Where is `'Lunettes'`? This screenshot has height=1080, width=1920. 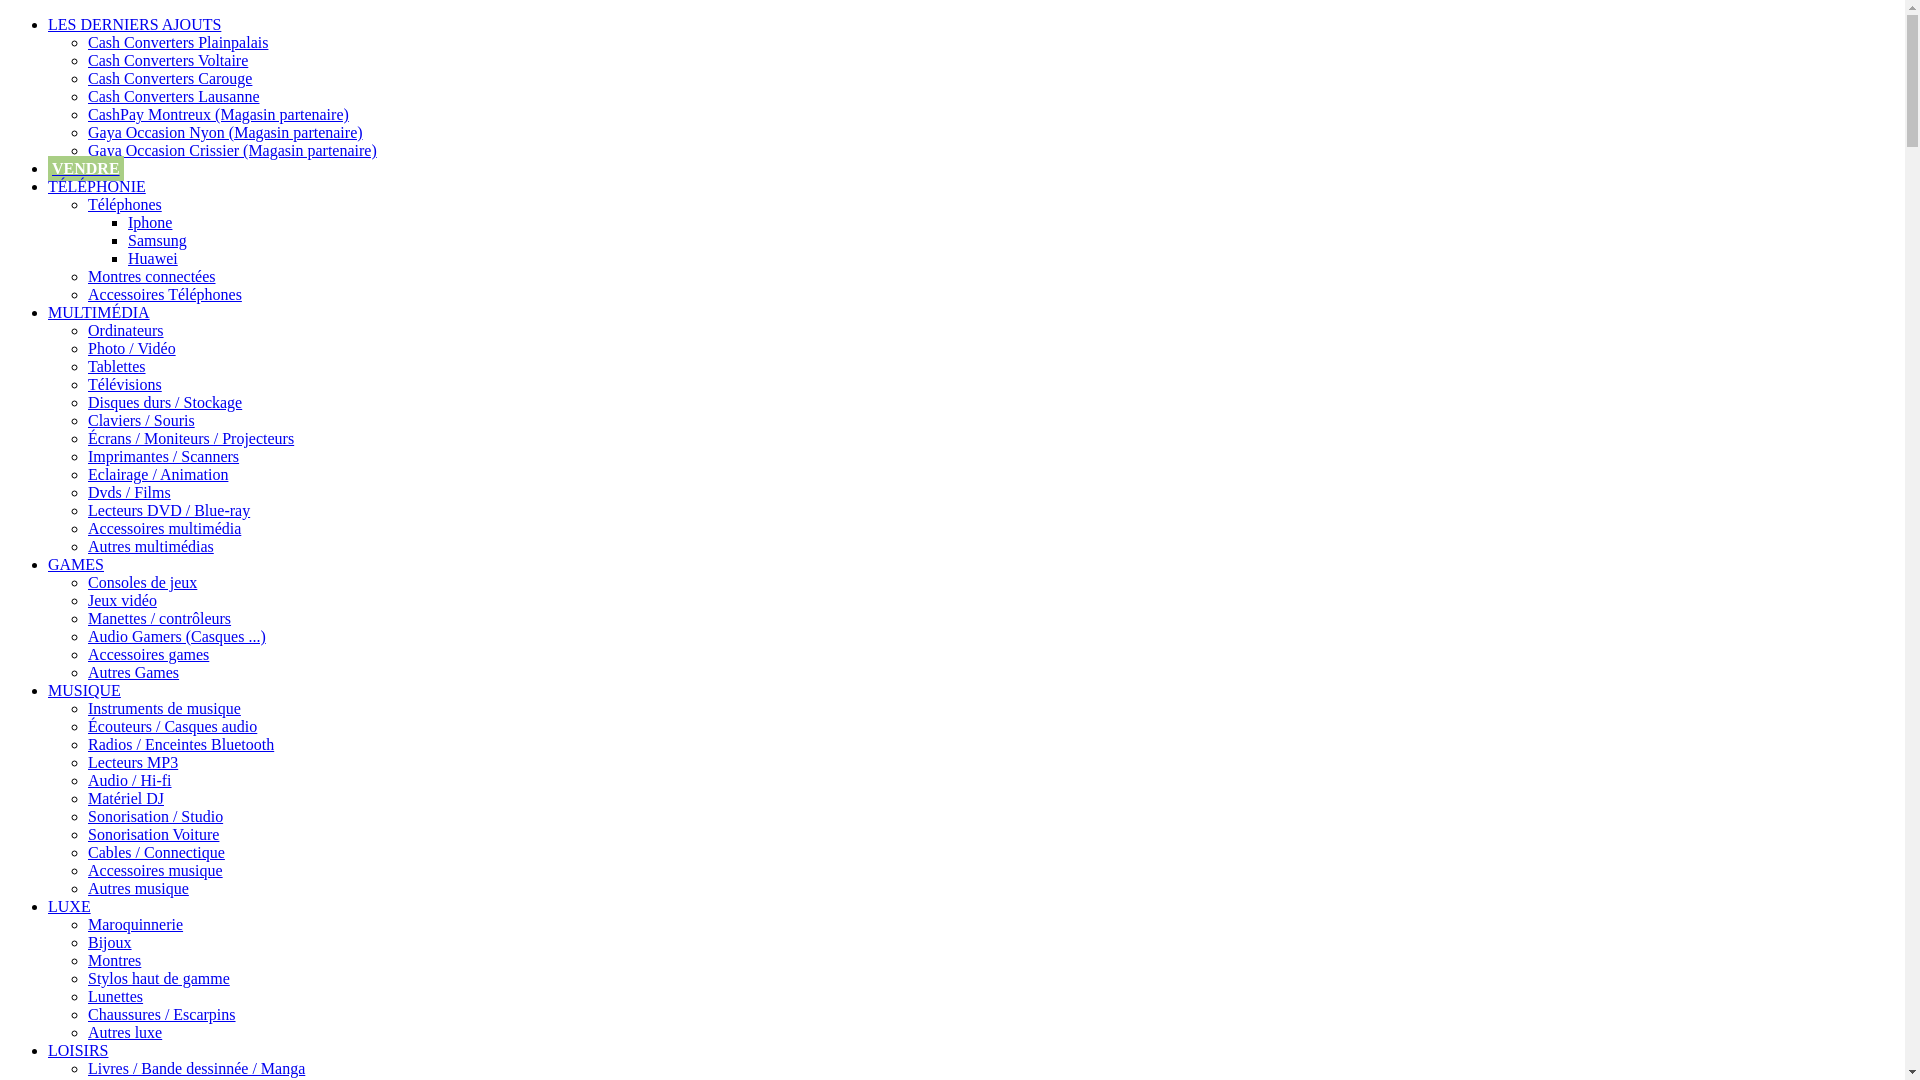
'Lunettes' is located at coordinates (114, 996).